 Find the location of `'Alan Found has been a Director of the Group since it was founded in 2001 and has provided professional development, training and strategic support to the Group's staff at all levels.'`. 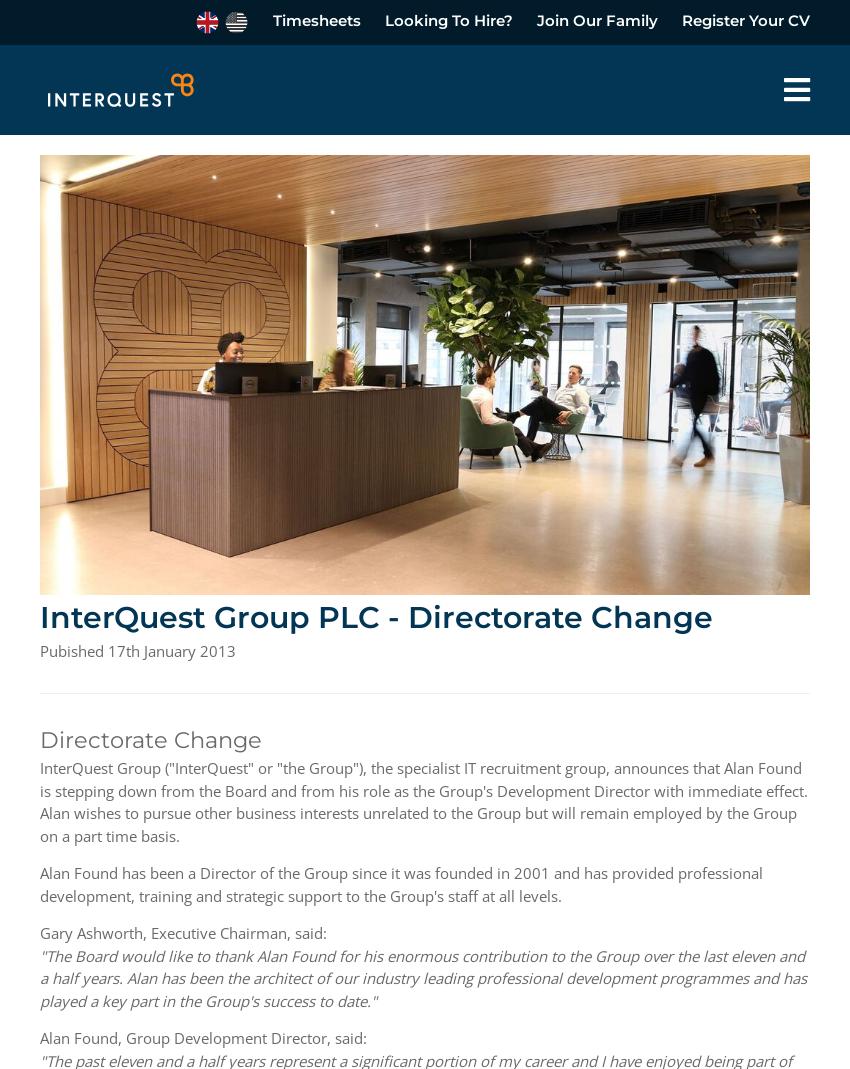

'Alan Found has been a Director of the Group since it was founded in 2001 and has provided professional development, training and strategic support to the Group's staff at all levels.' is located at coordinates (401, 882).